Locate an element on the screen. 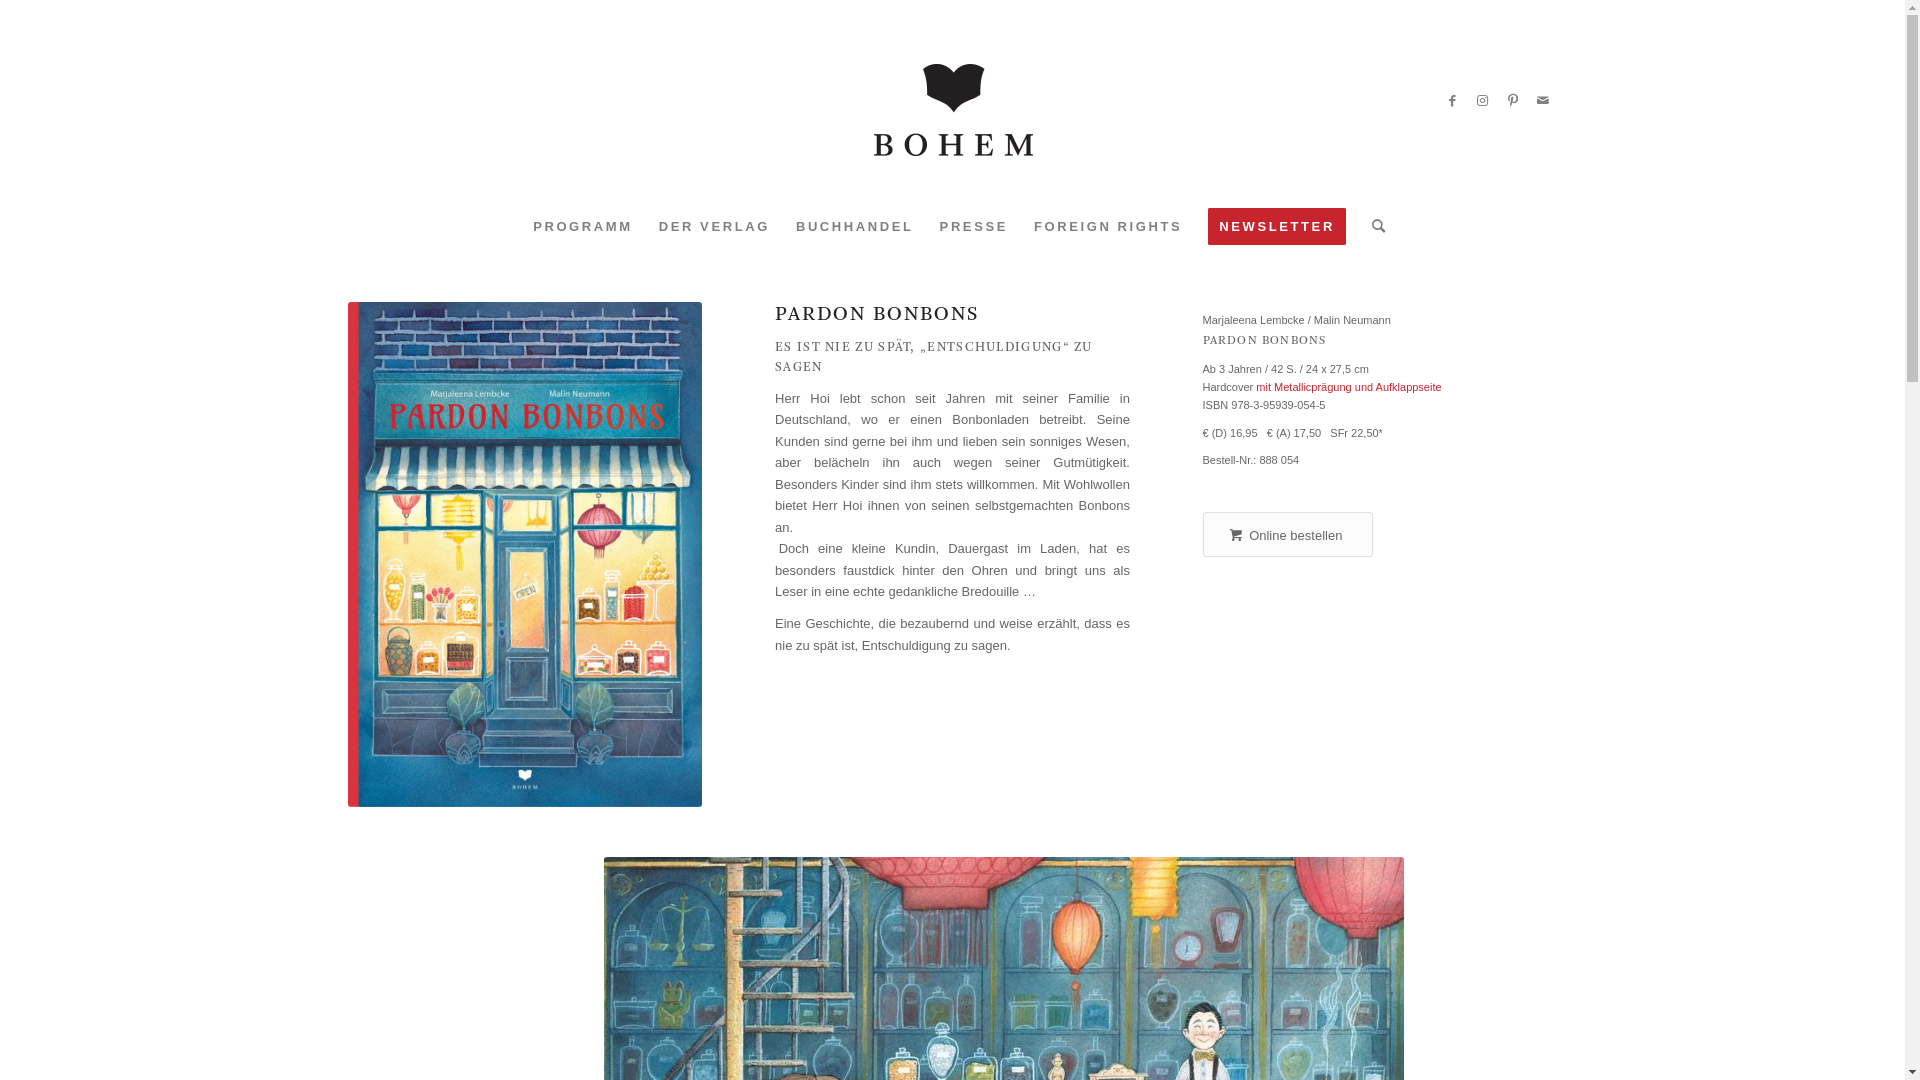  'logo-bohem' is located at coordinates (950, 100).